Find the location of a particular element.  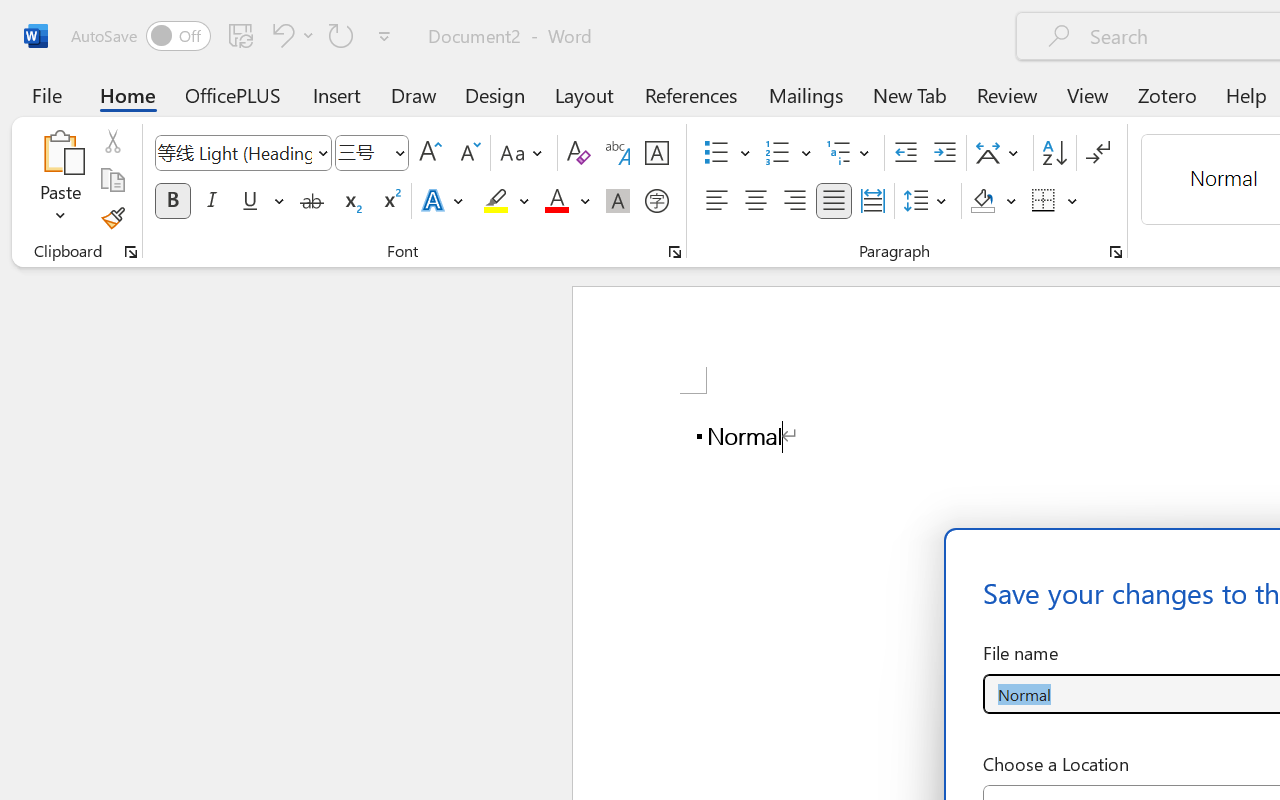

'Underline' is located at coordinates (249, 201).